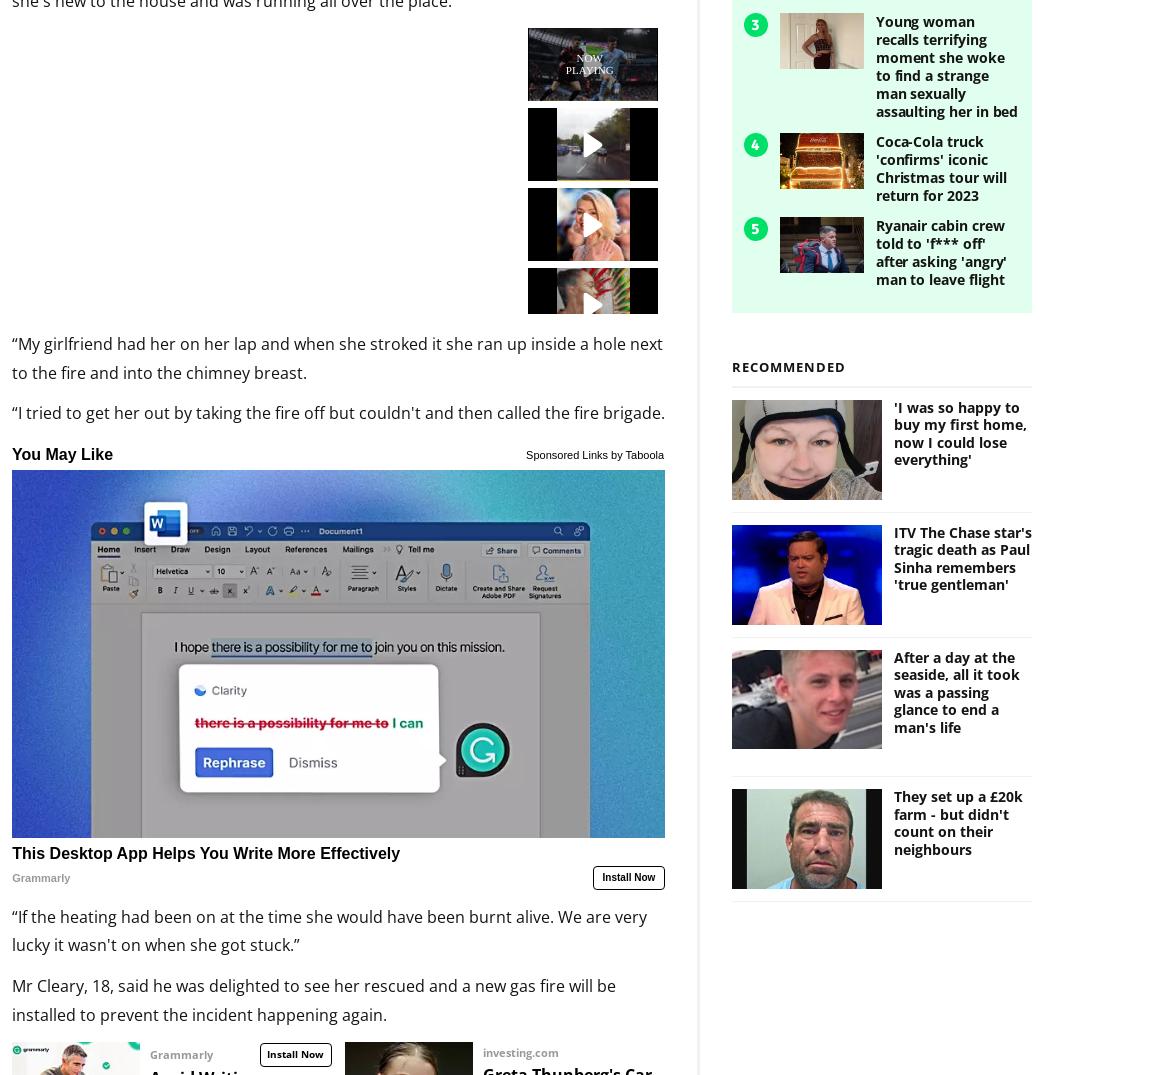 The image size is (1150, 1075). What do you see at coordinates (337, 323) in the screenshot?
I see `'“My girlfriend had her on her lap and when she stroked it she ran up inside a hole next to the fire and into the chimney breast.'` at bounding box center [337, 323].